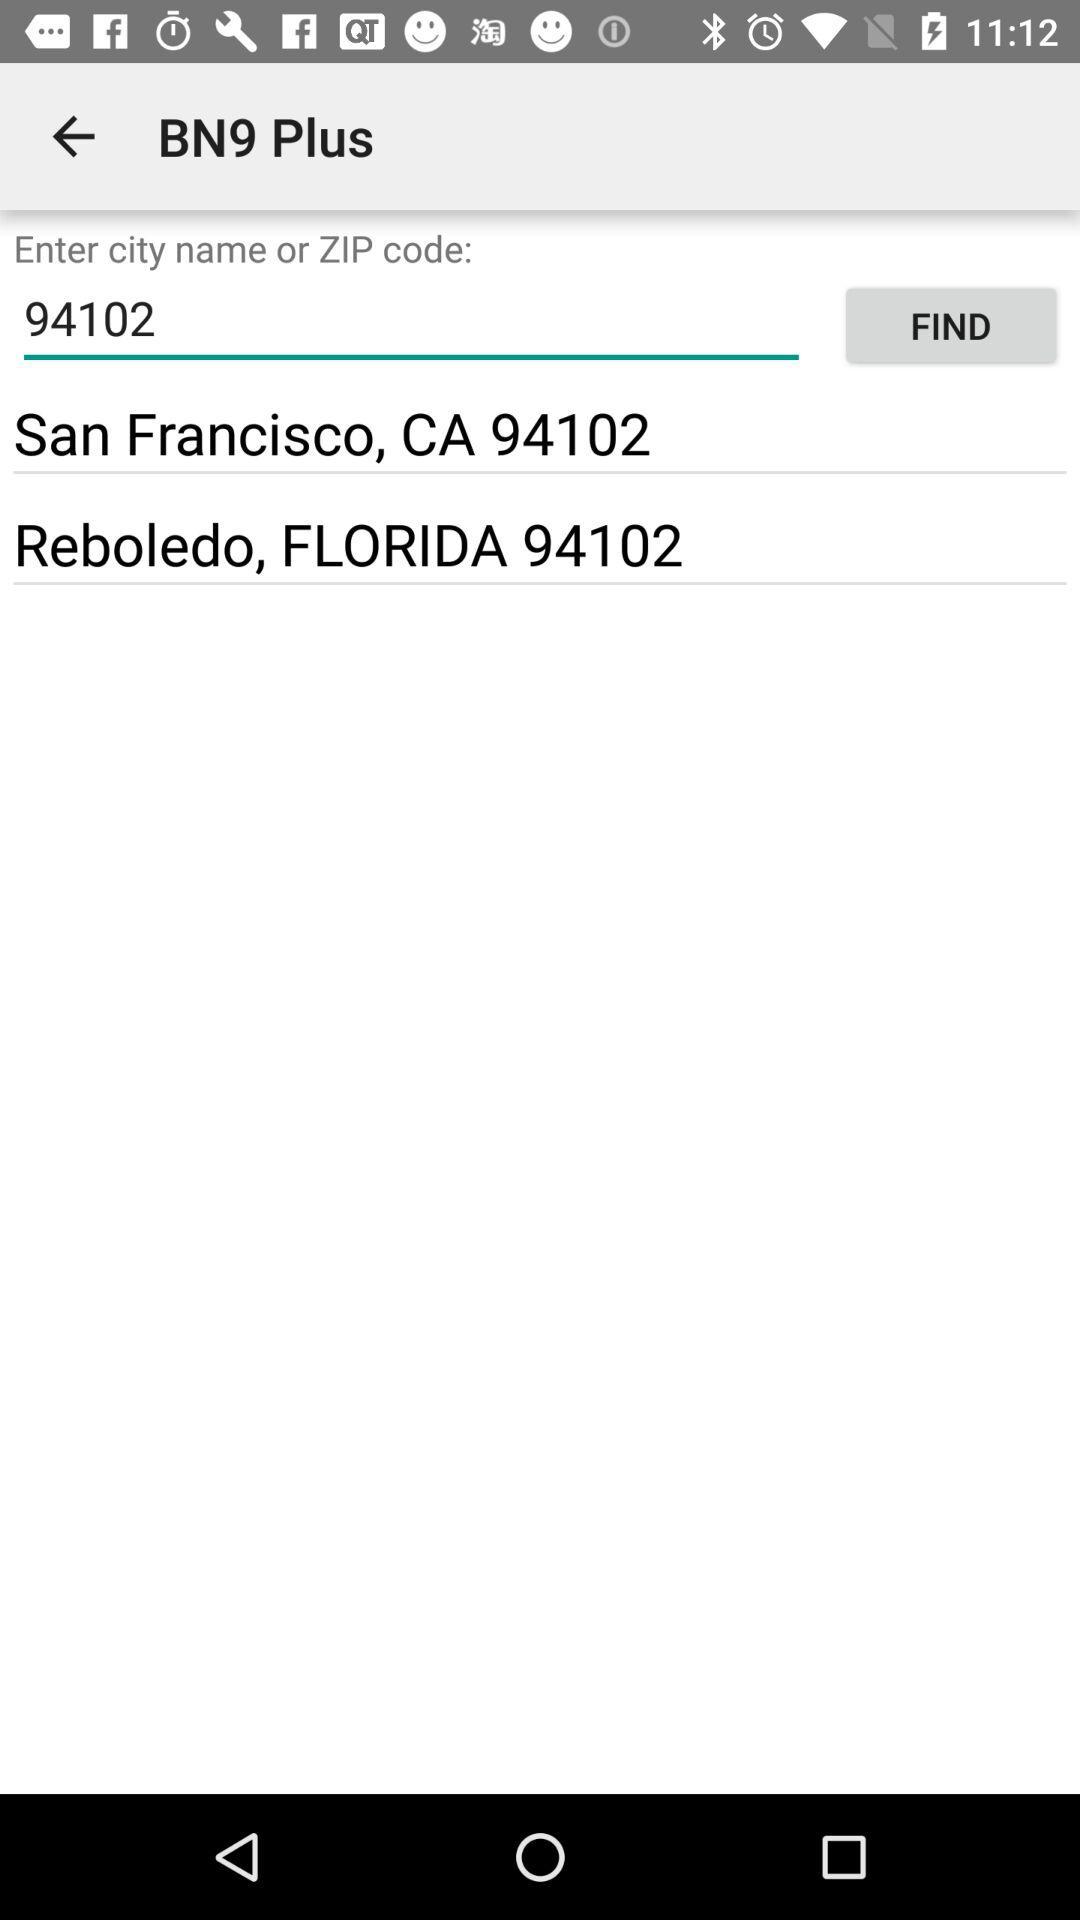 Image resolution: width=1080 pixels, height=1920 pixels. I want to click on the item to the left of find icon, so click(331, 431).